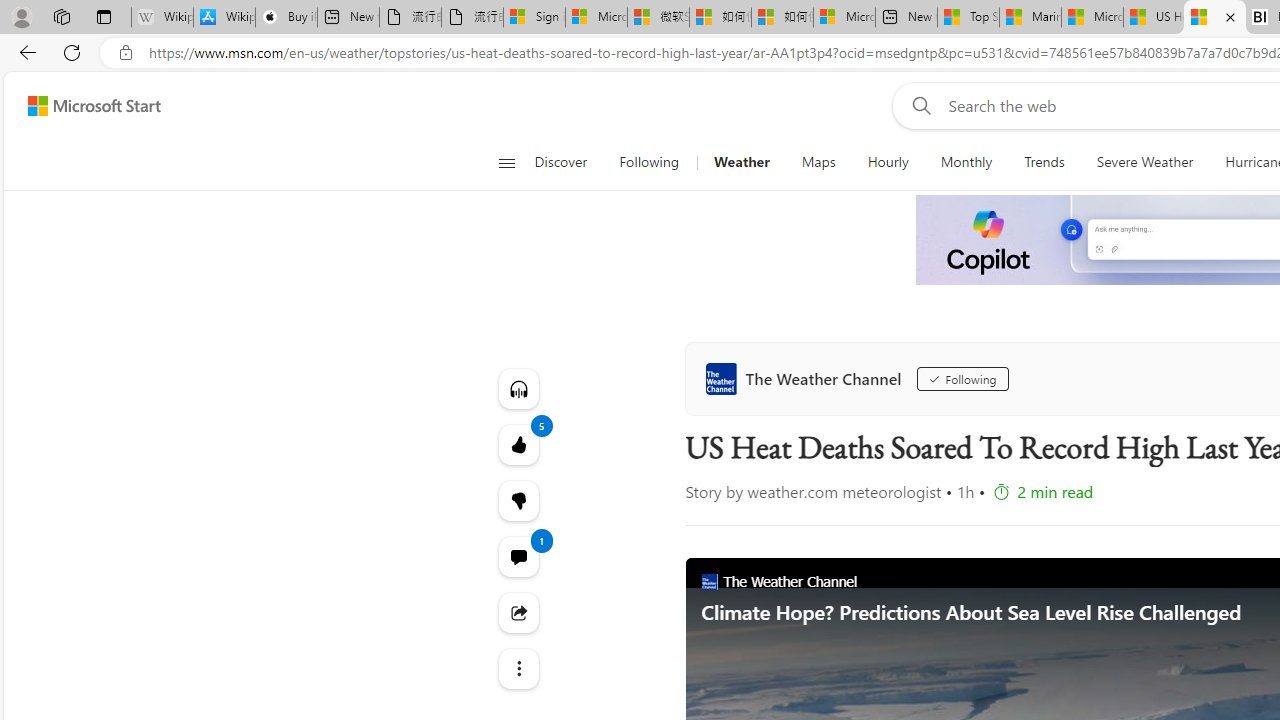  Describe the element at coordinates (1044, 162) in the screenshot. I see `'Trends'` at that location.